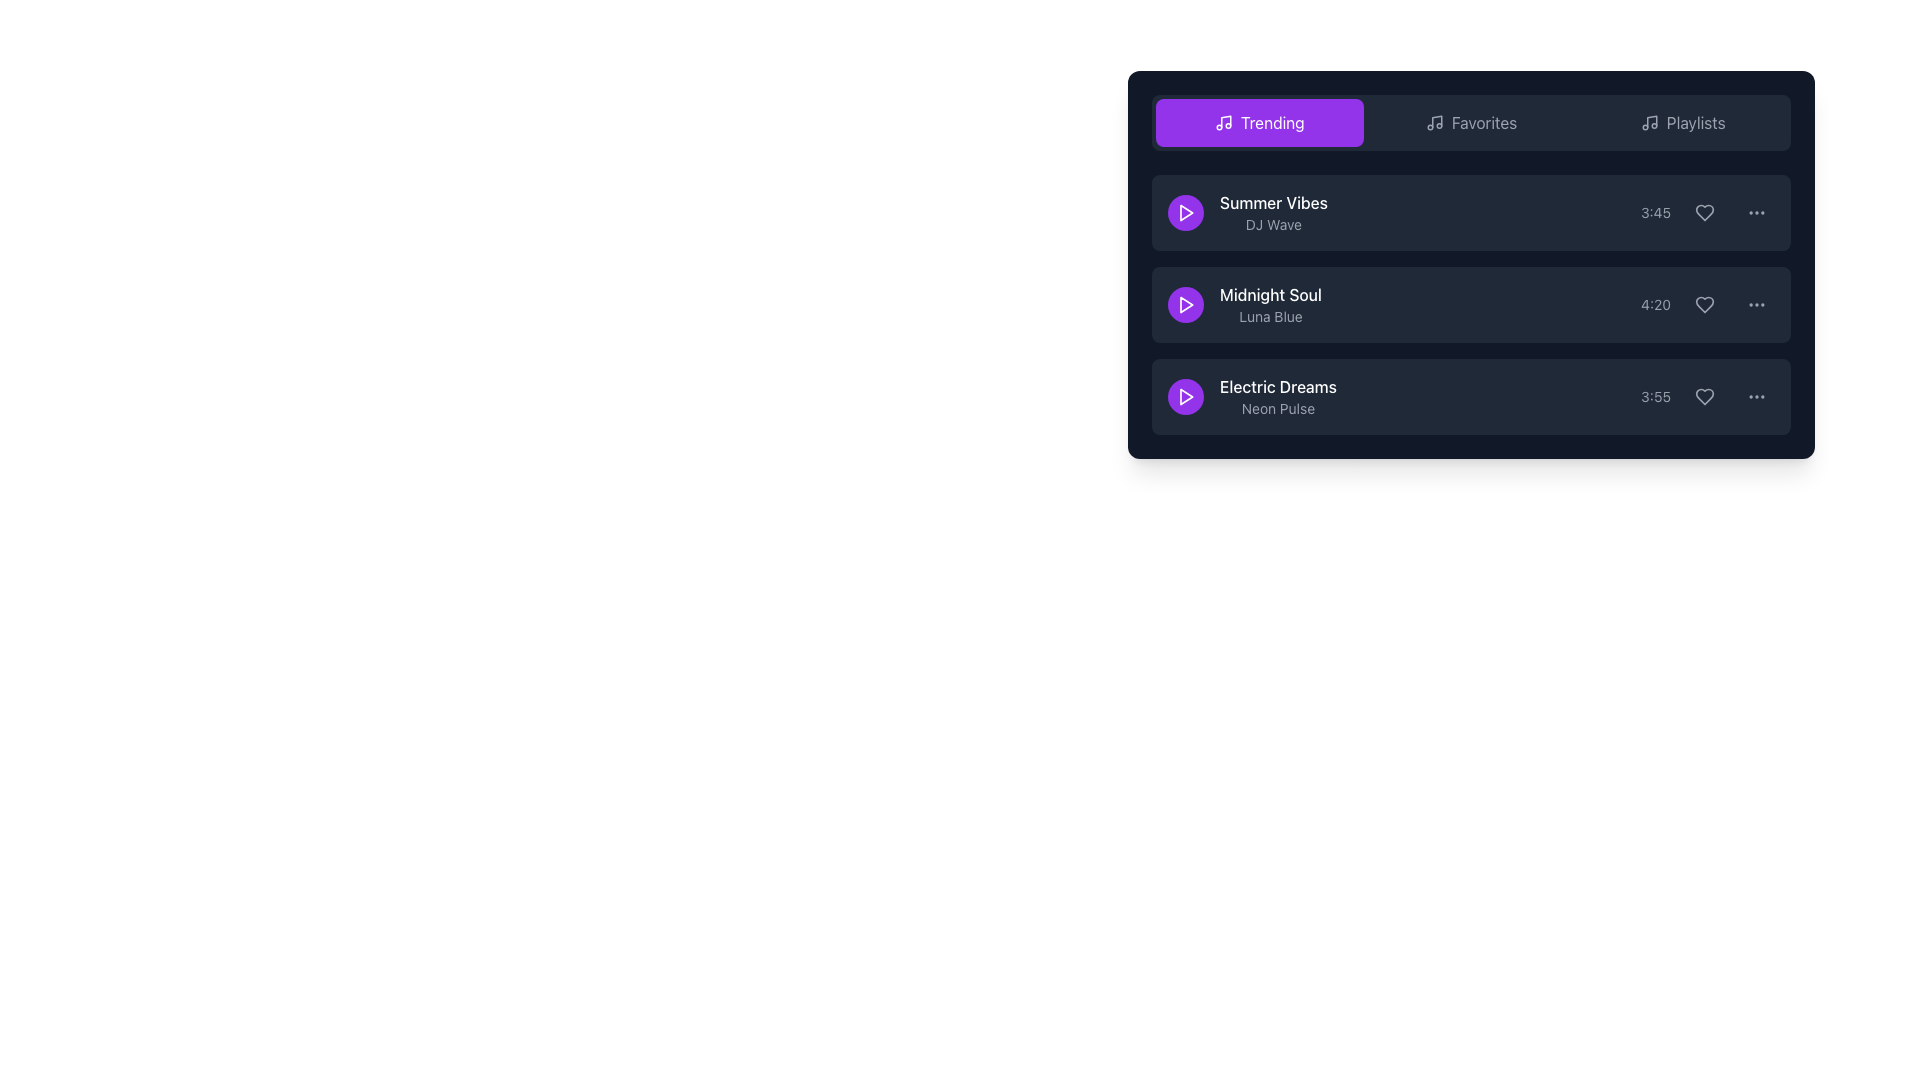 The width and height of the screenshot is (1920, 1080). Describe the element at coordinates (1656, 397) in the screenshot. I see `the static label displaying the duration of the song 'Electric Dreams', located at the bottom-right portion of the third row in the playlist interface` at that location.